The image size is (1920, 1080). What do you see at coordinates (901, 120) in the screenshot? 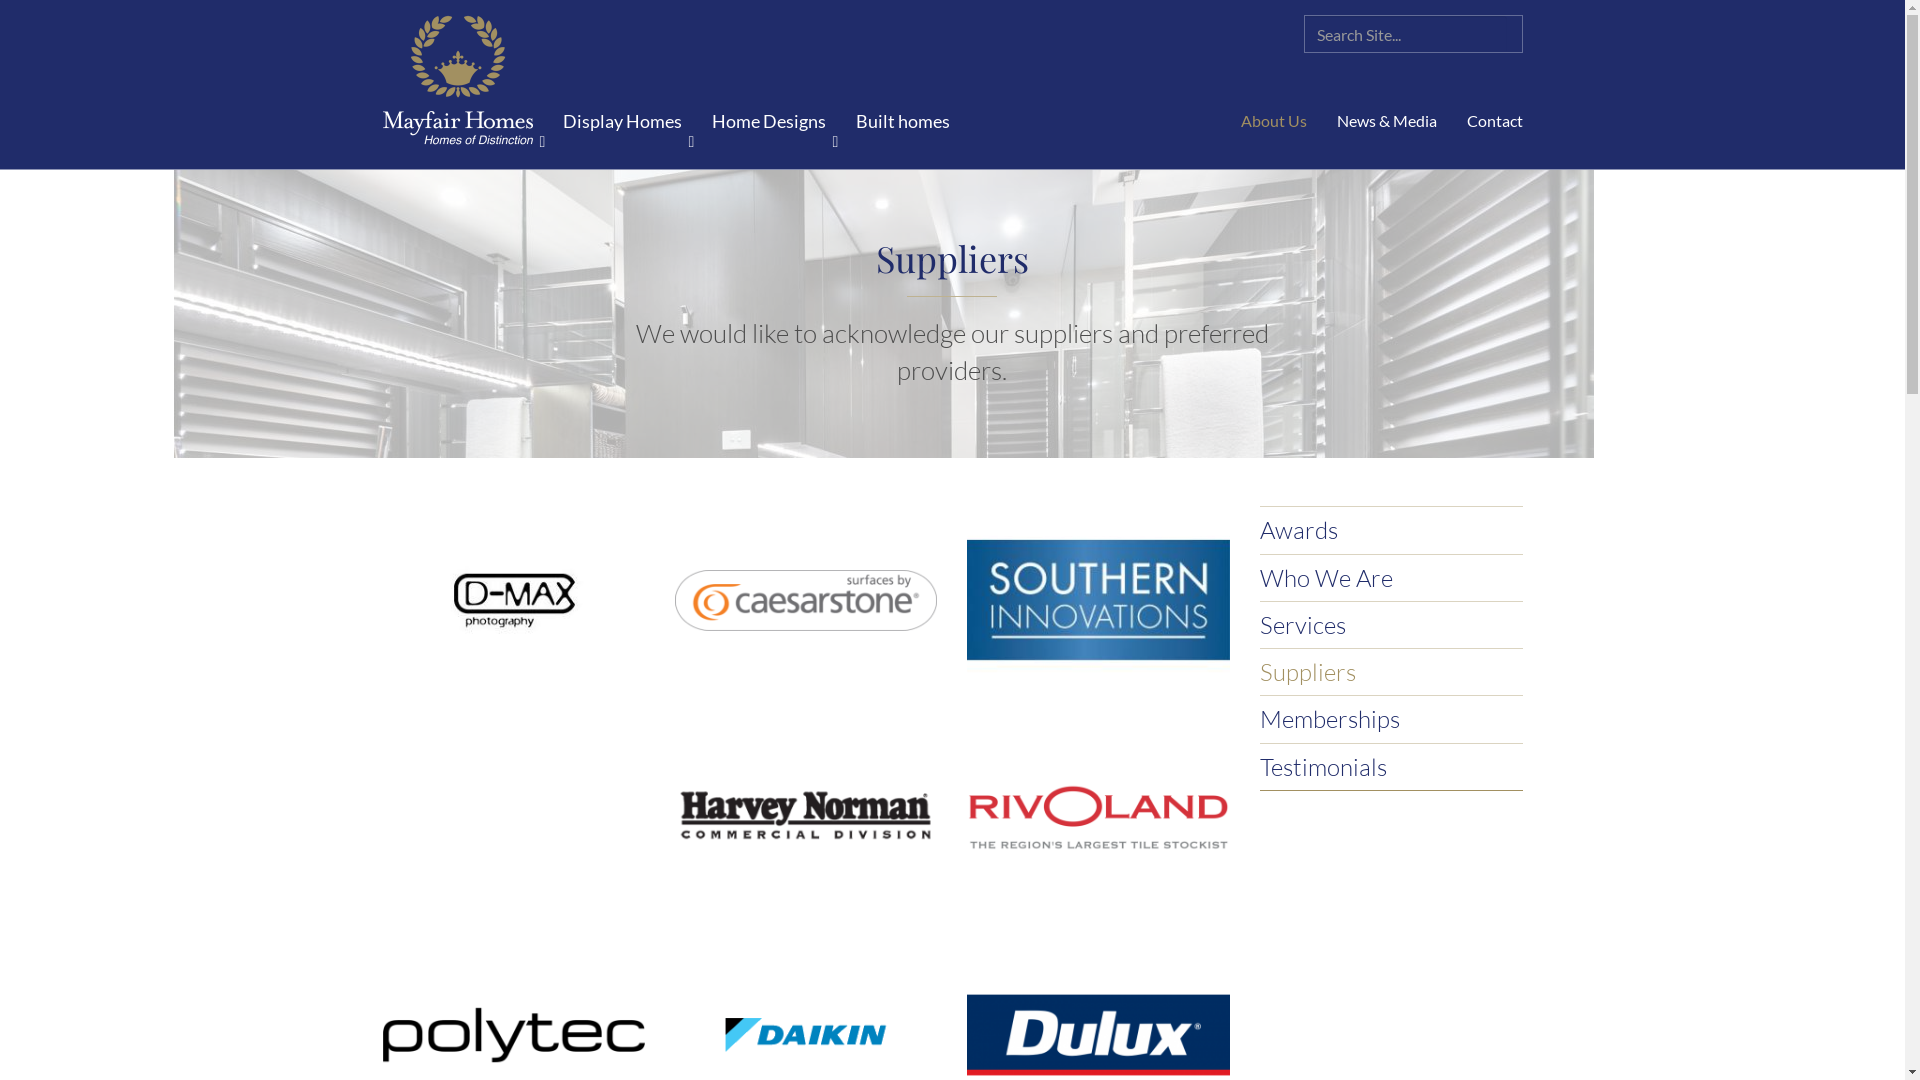
I see `'Built homes'` at bounding box center [901, 120].